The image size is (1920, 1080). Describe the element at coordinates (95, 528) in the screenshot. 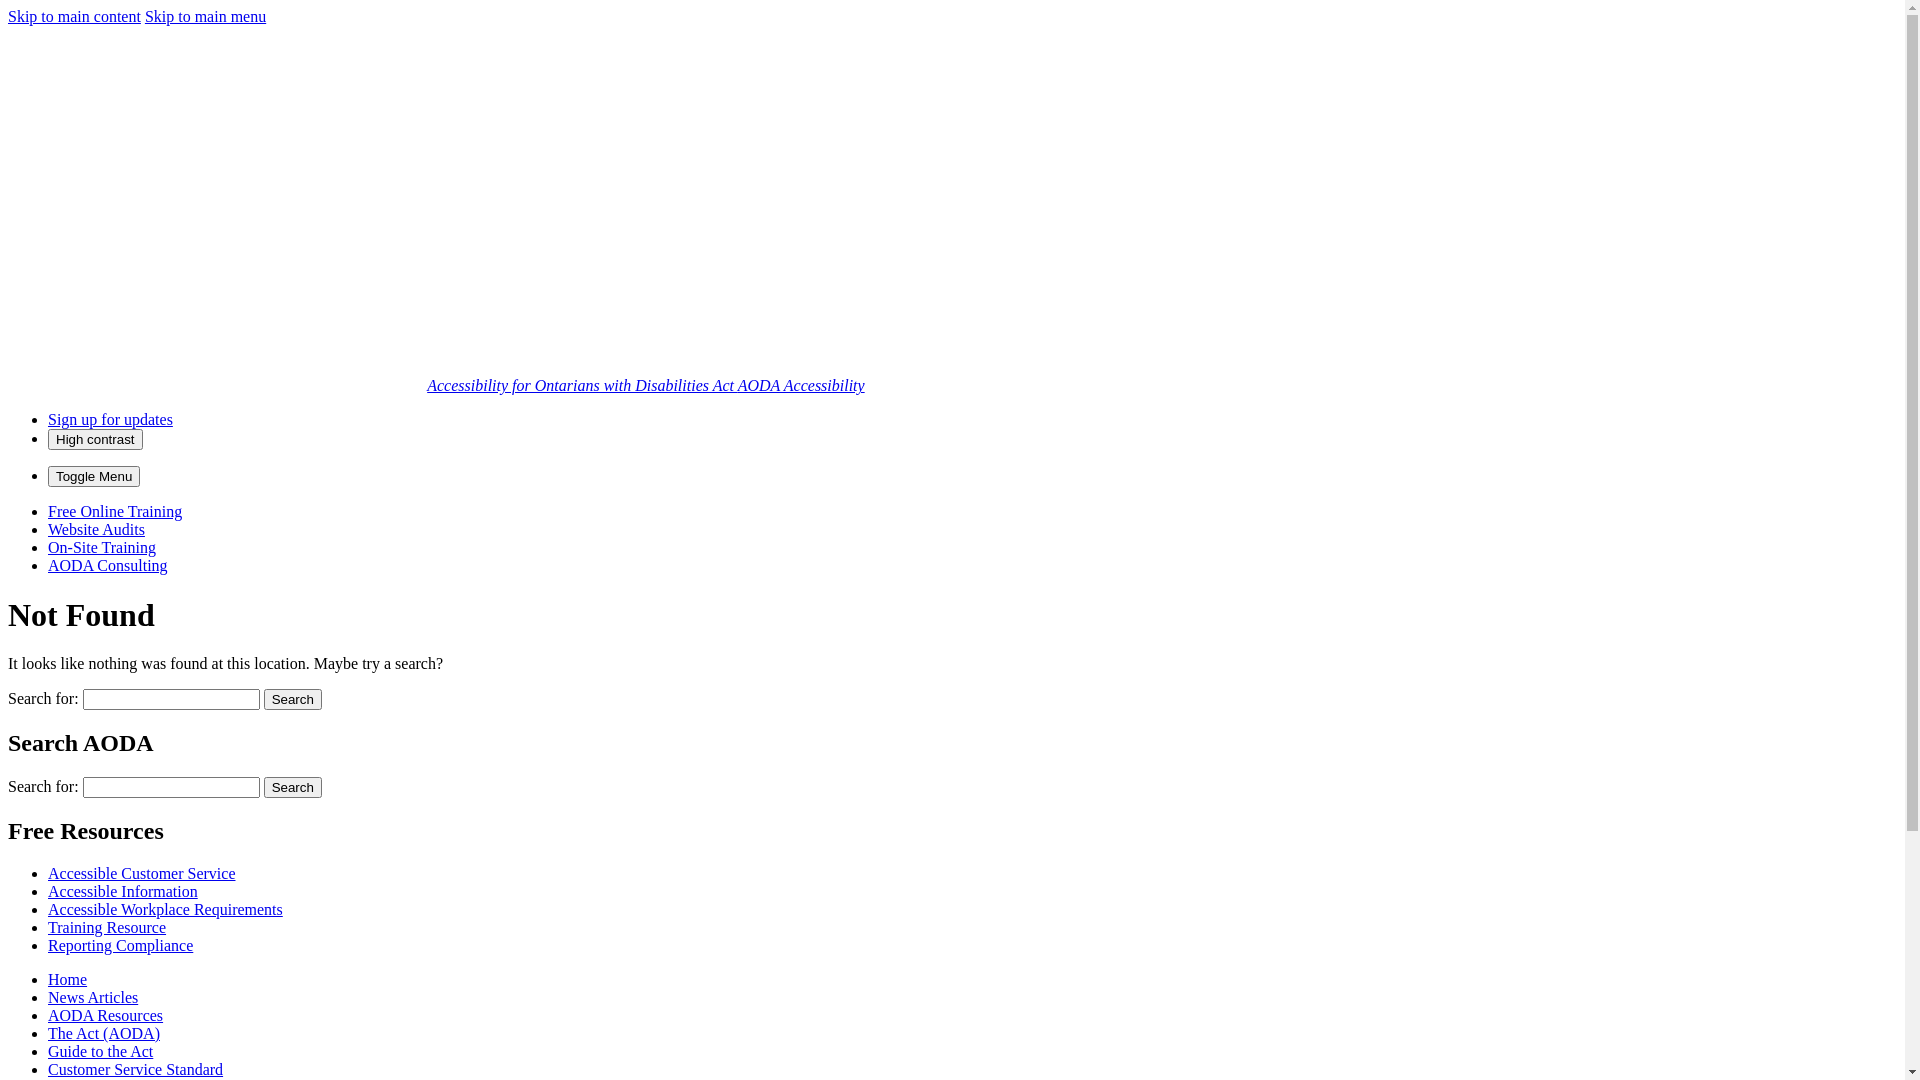

I see `'Website Audits'` at that location.